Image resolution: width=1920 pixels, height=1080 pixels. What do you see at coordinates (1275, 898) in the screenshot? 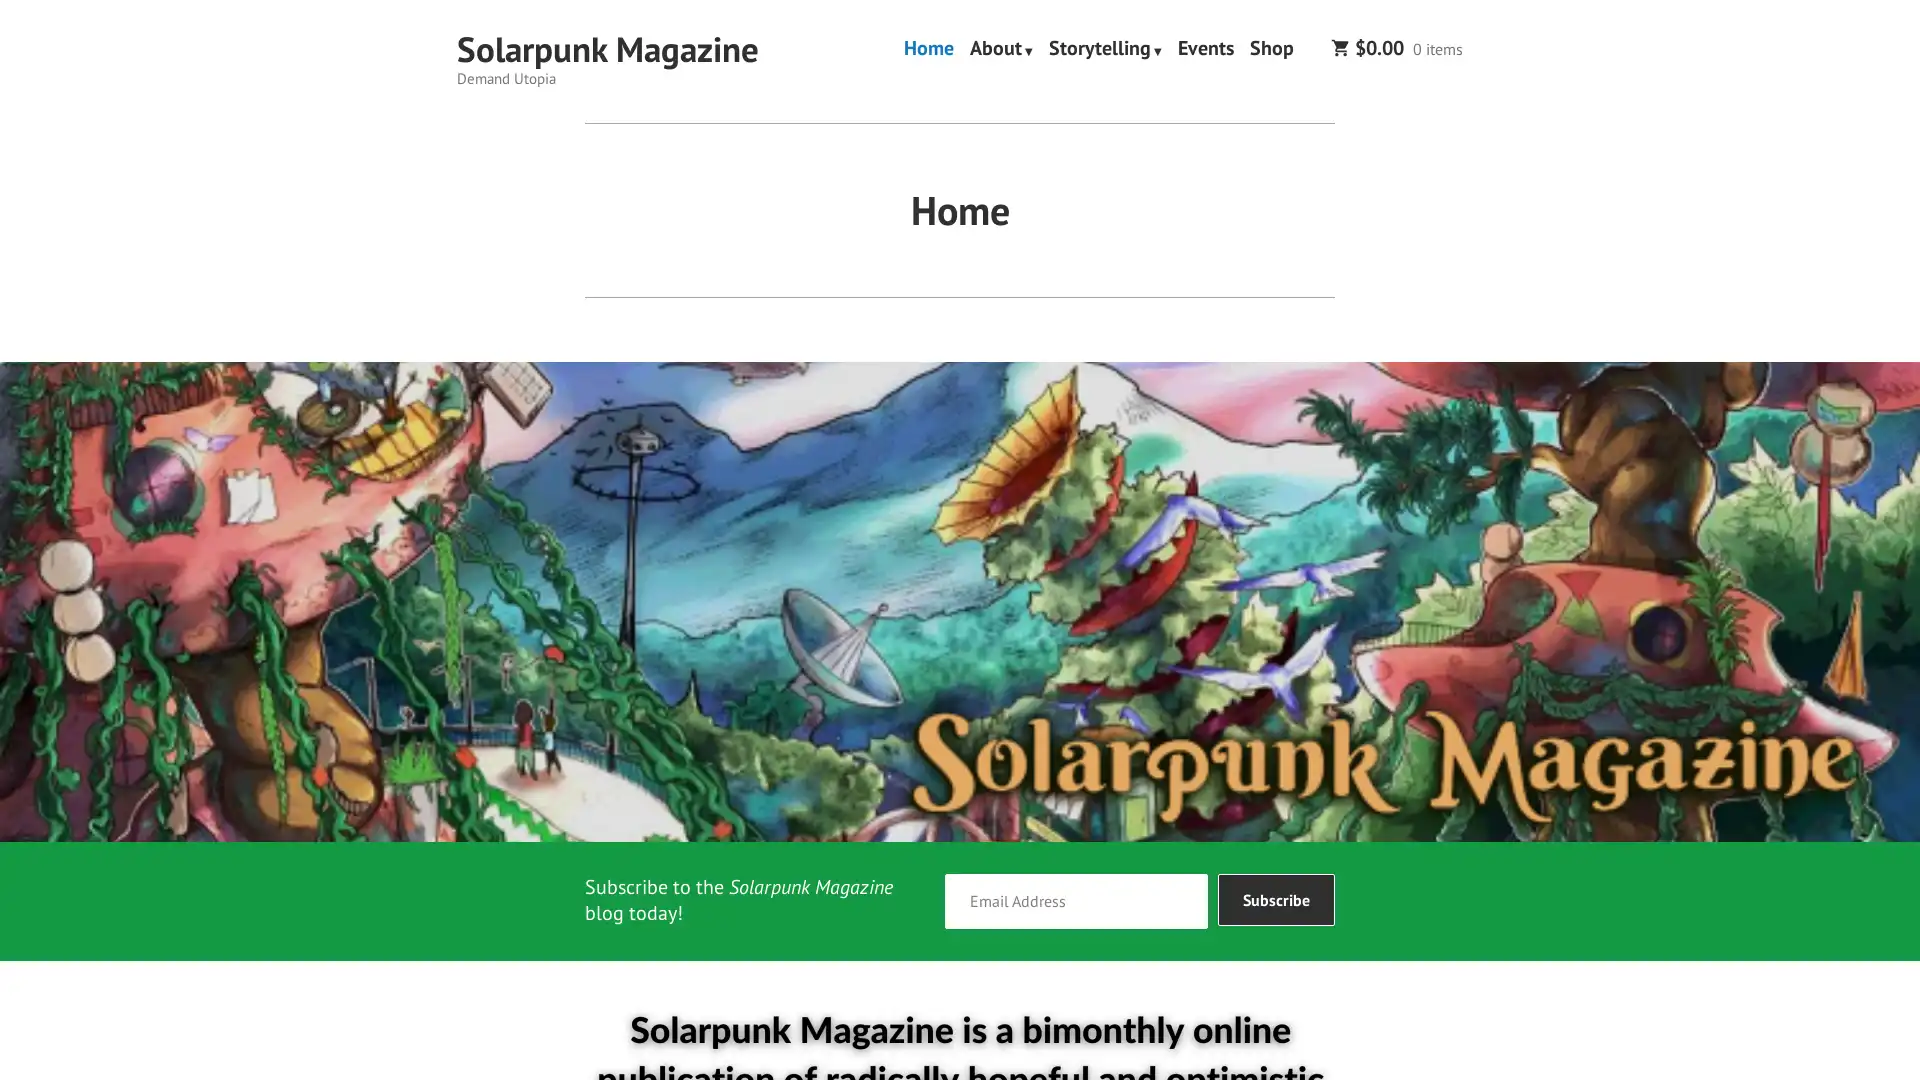
I see `Subscribe` at bounding box center [1275, 898].